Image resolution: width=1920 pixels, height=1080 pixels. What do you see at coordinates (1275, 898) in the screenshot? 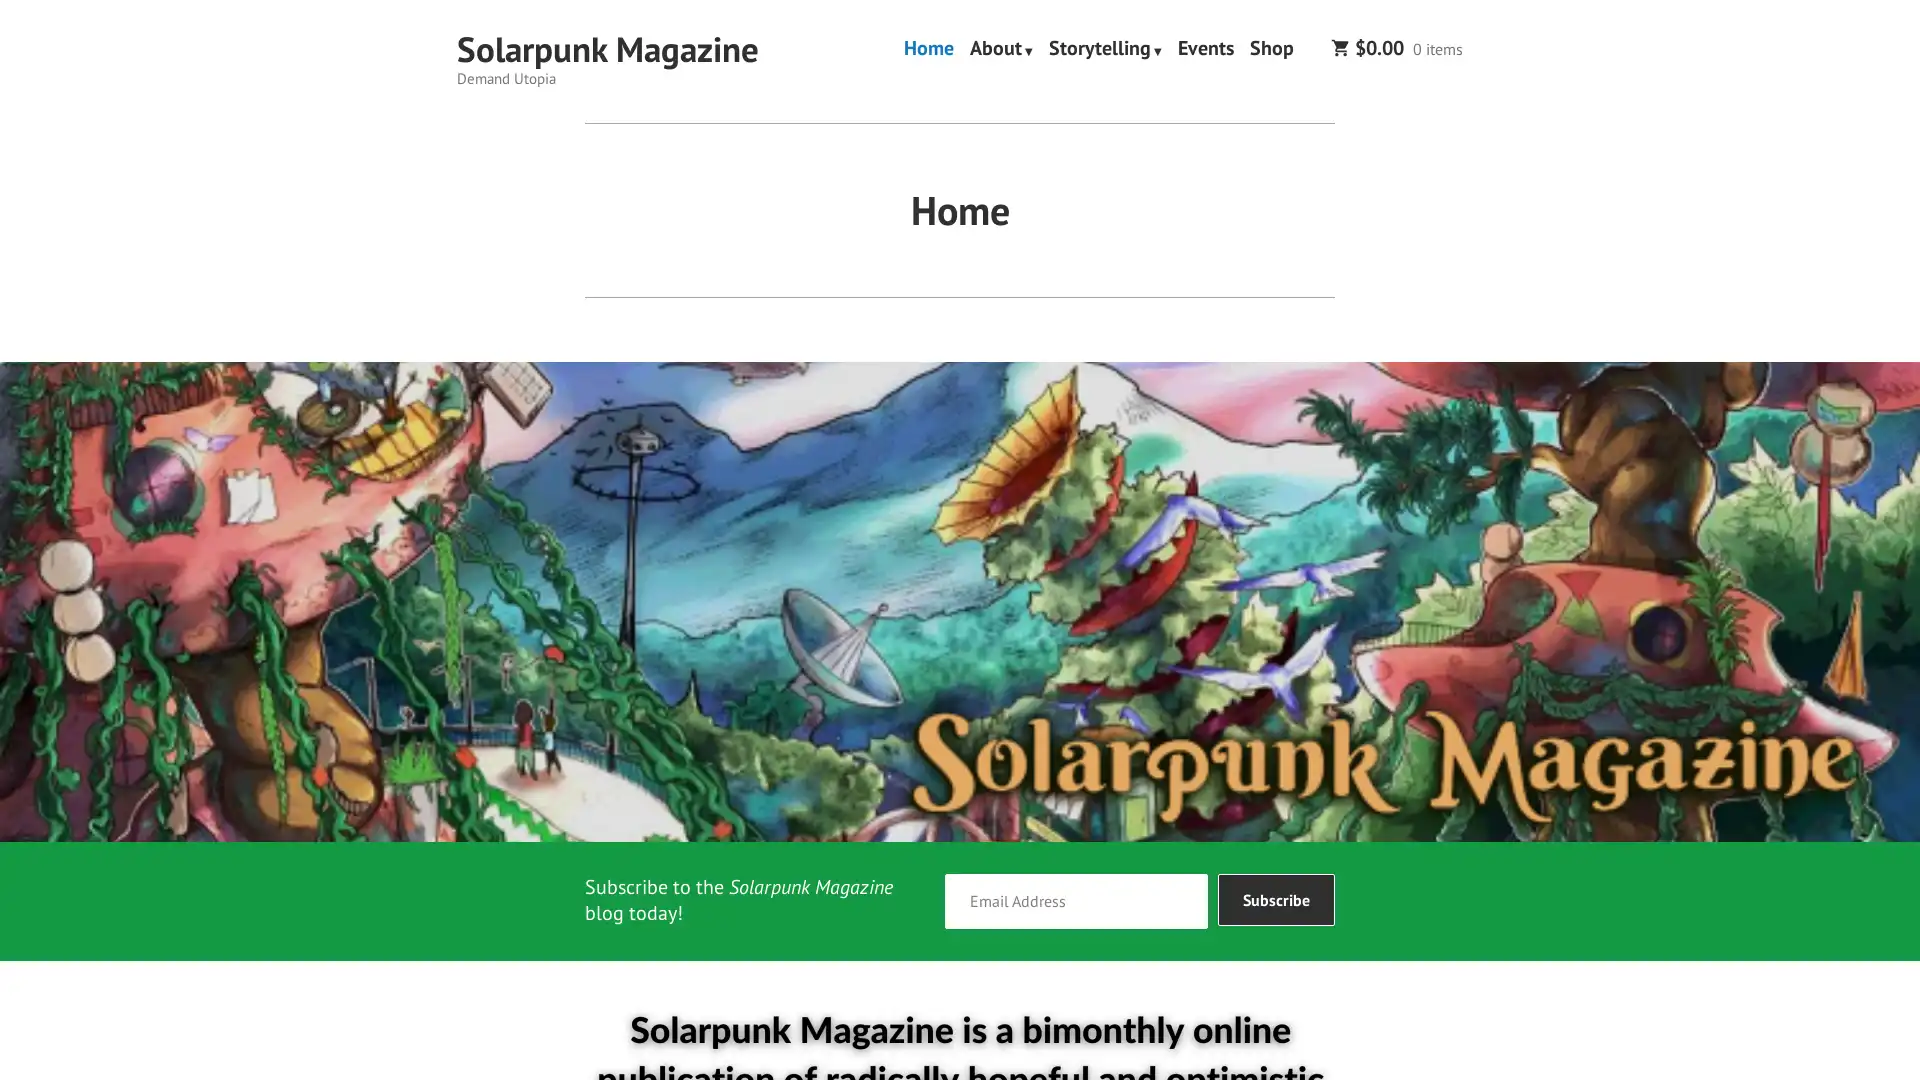
I see `Subscribe` at bounding box center [1275, 898].